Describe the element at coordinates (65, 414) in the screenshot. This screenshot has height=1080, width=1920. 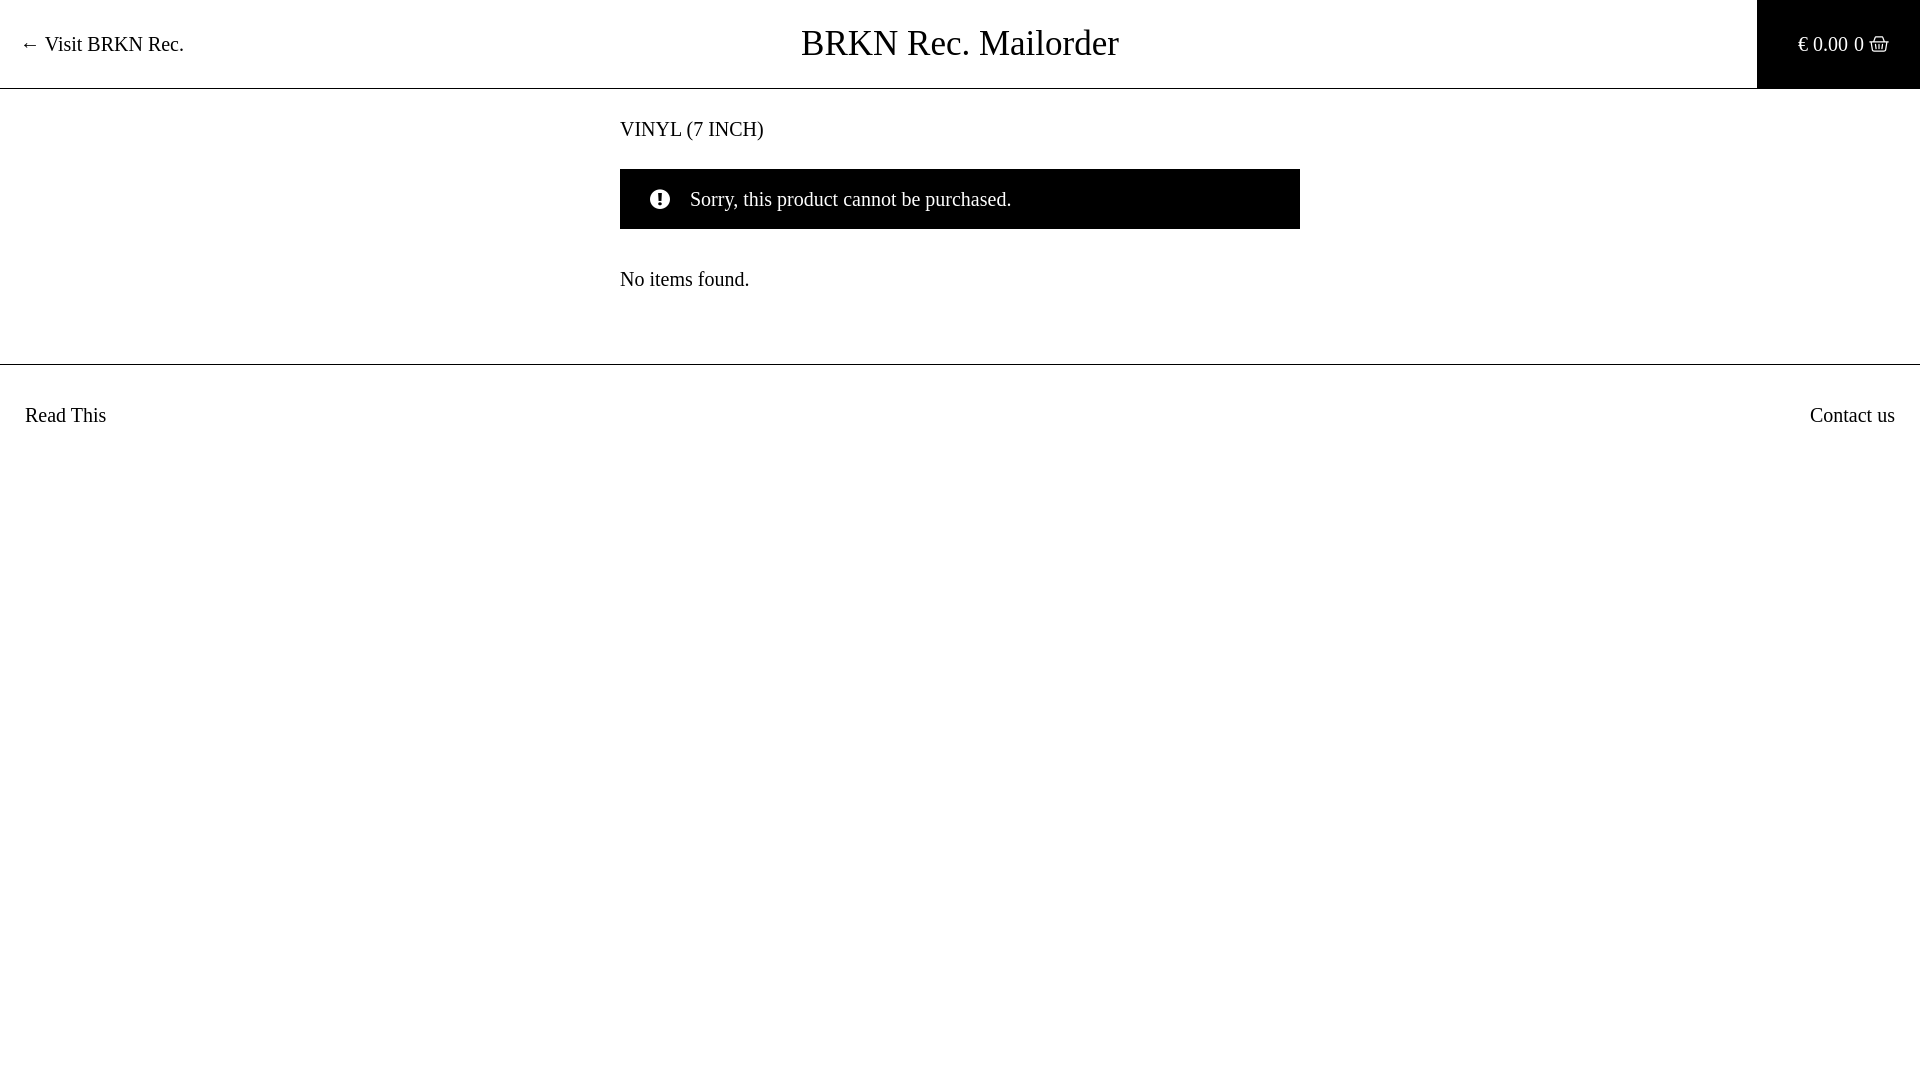
I see `'Read This'` at that location.